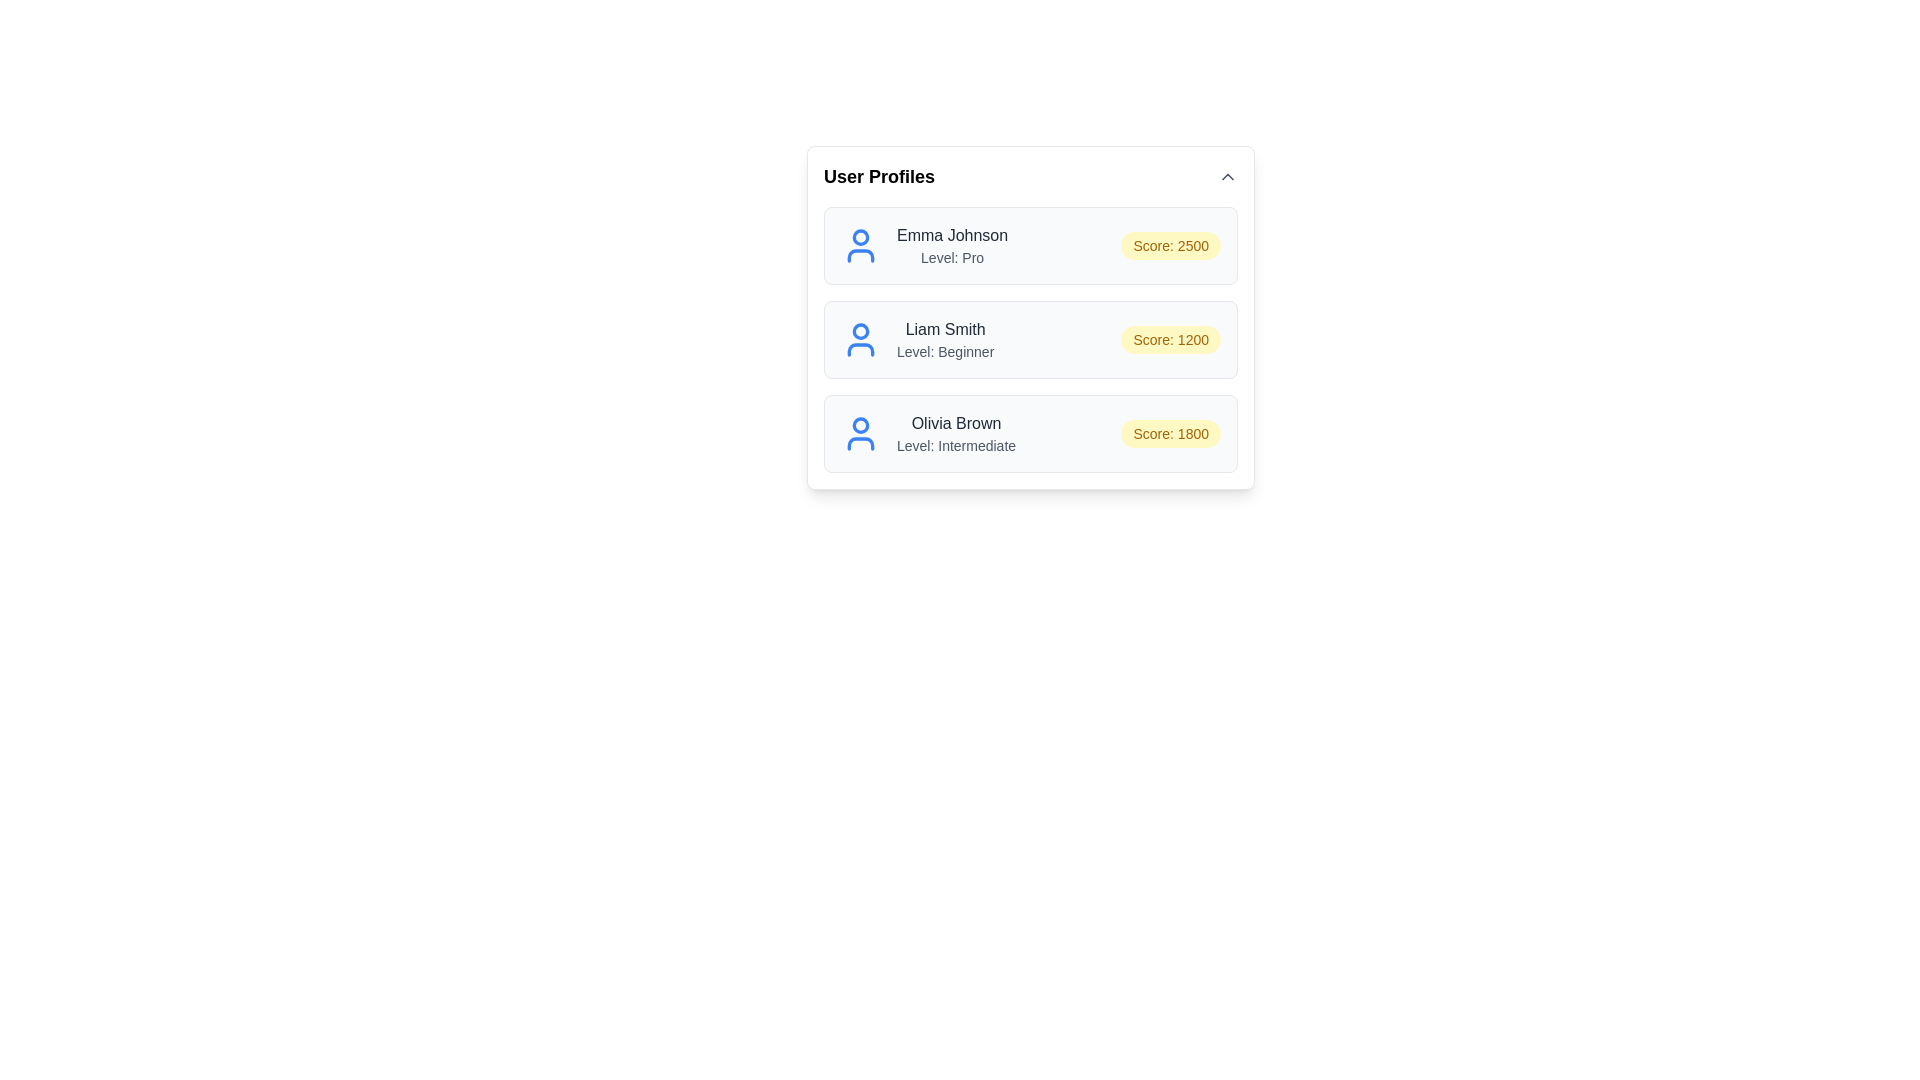 The image size is (1920, 1080). What do you see at coordinates (1031, 433) in the screenshot?
I see `the user information card displaying 'Olivia Brown' with the score '1800', which is the last card in a vertical list of three cards` at bounding box center [1031, 433].